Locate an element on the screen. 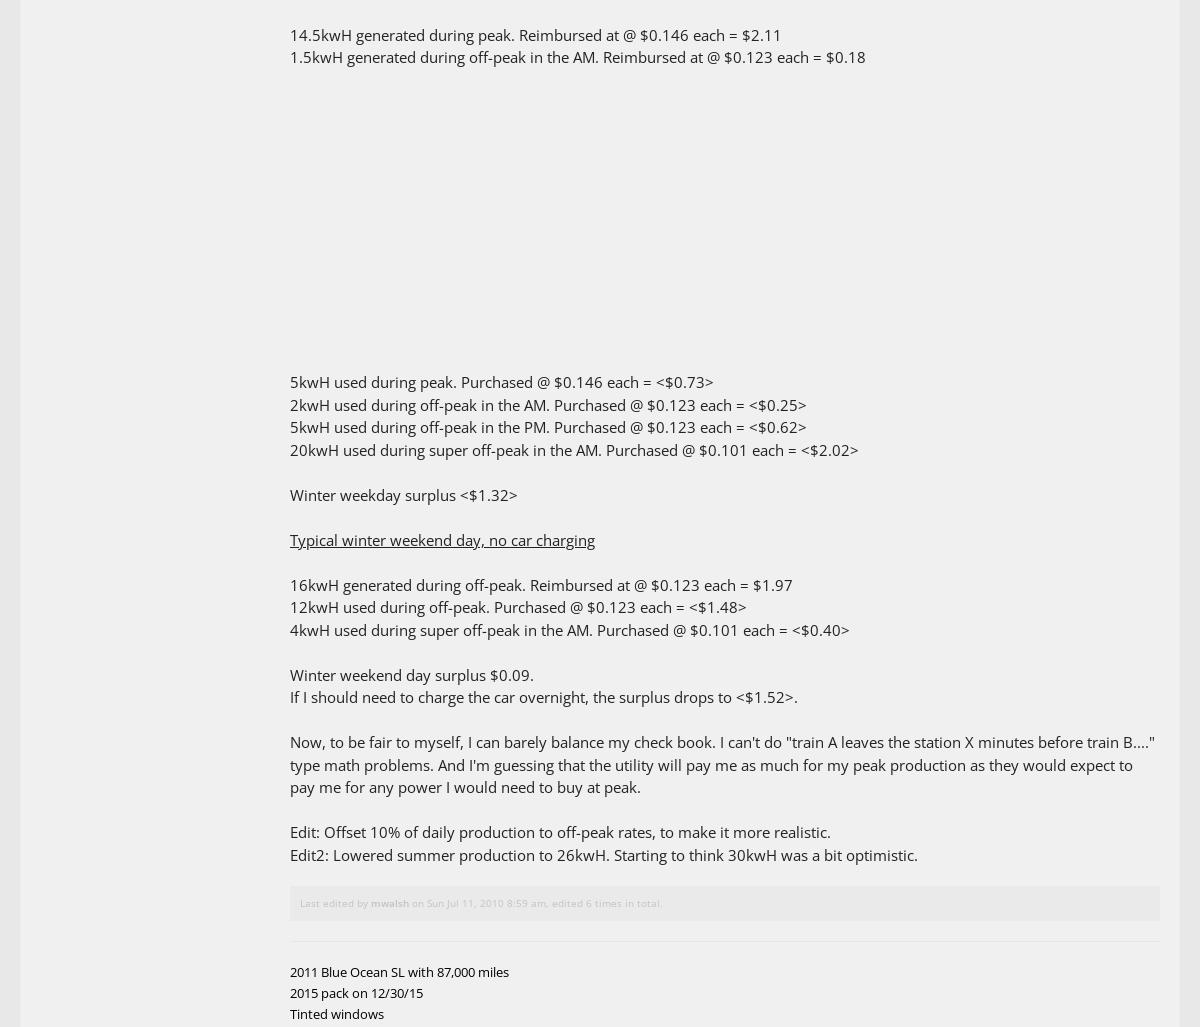  '16kwH generated during off-peak. Reimbursed at @ $0.123 each = $1.97' is located at coordinates (540, 583).